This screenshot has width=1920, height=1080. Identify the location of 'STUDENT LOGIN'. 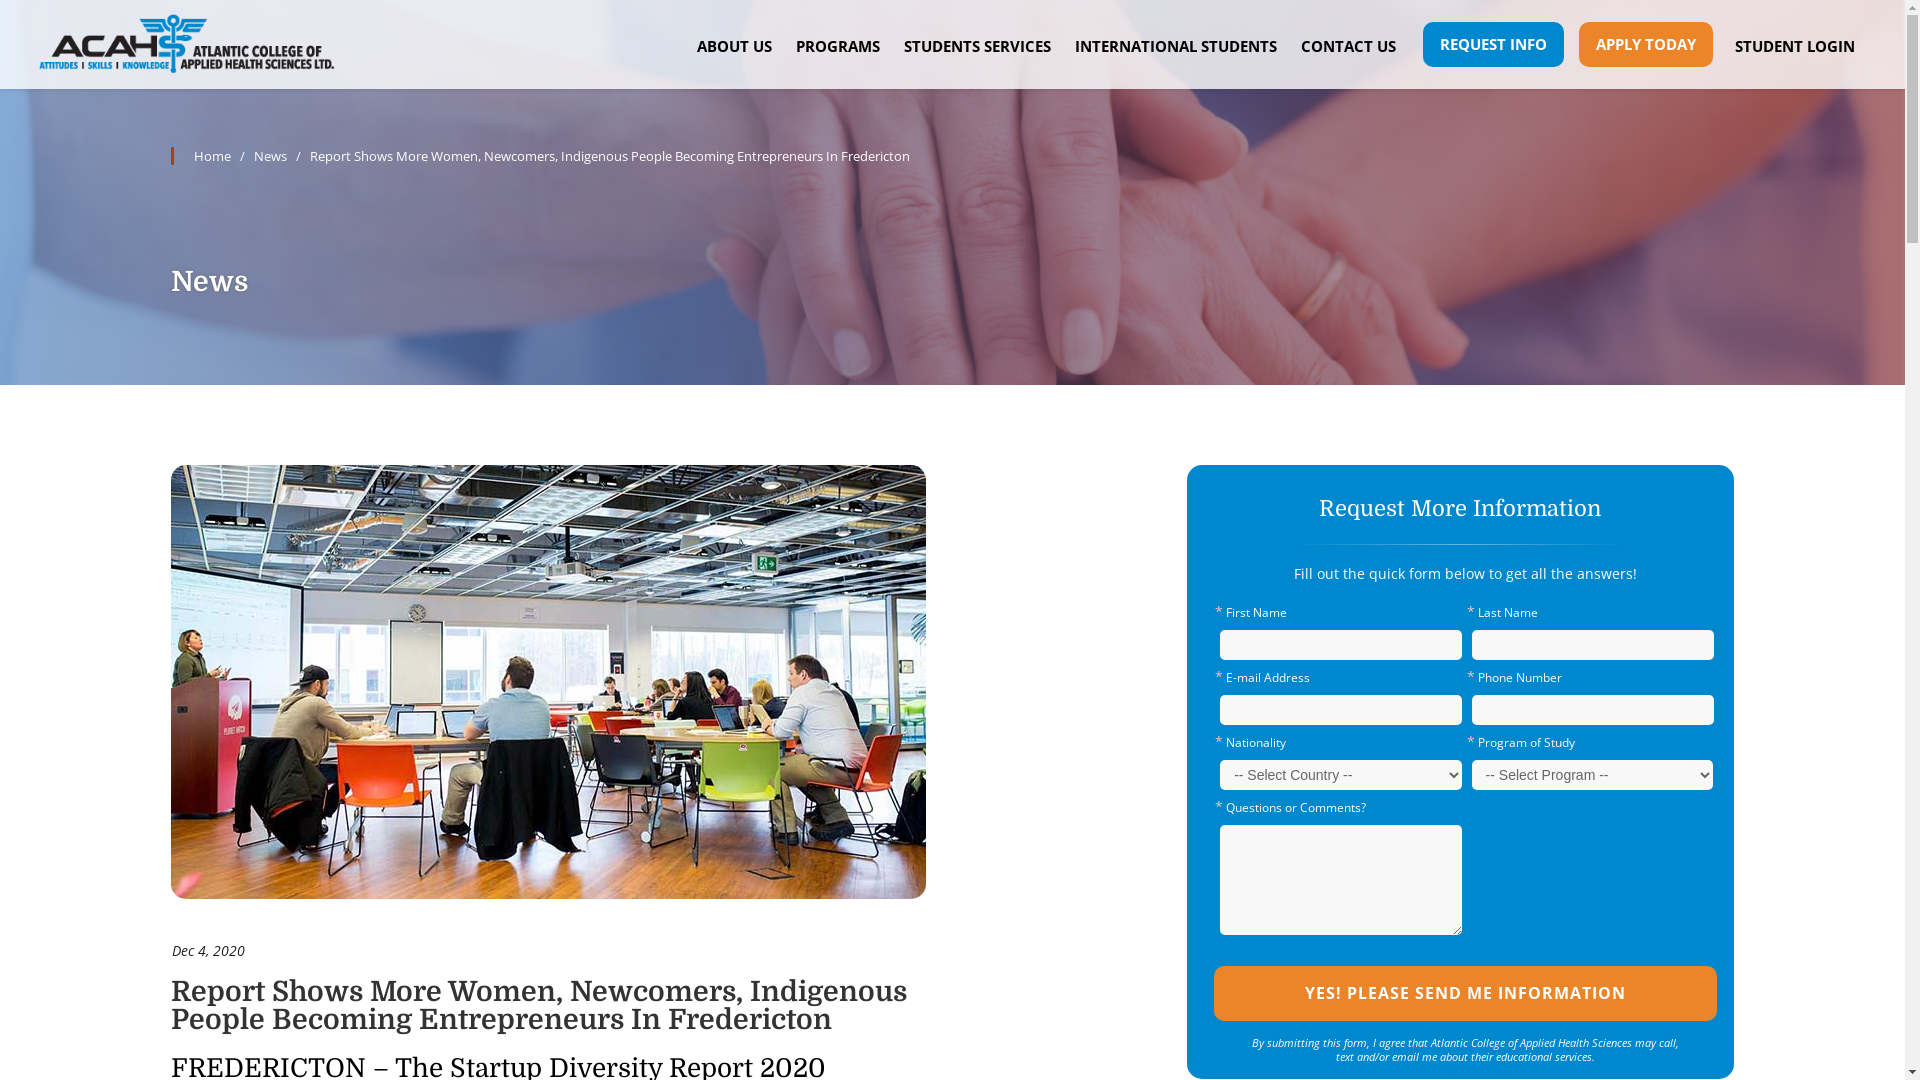
(1795, 45).